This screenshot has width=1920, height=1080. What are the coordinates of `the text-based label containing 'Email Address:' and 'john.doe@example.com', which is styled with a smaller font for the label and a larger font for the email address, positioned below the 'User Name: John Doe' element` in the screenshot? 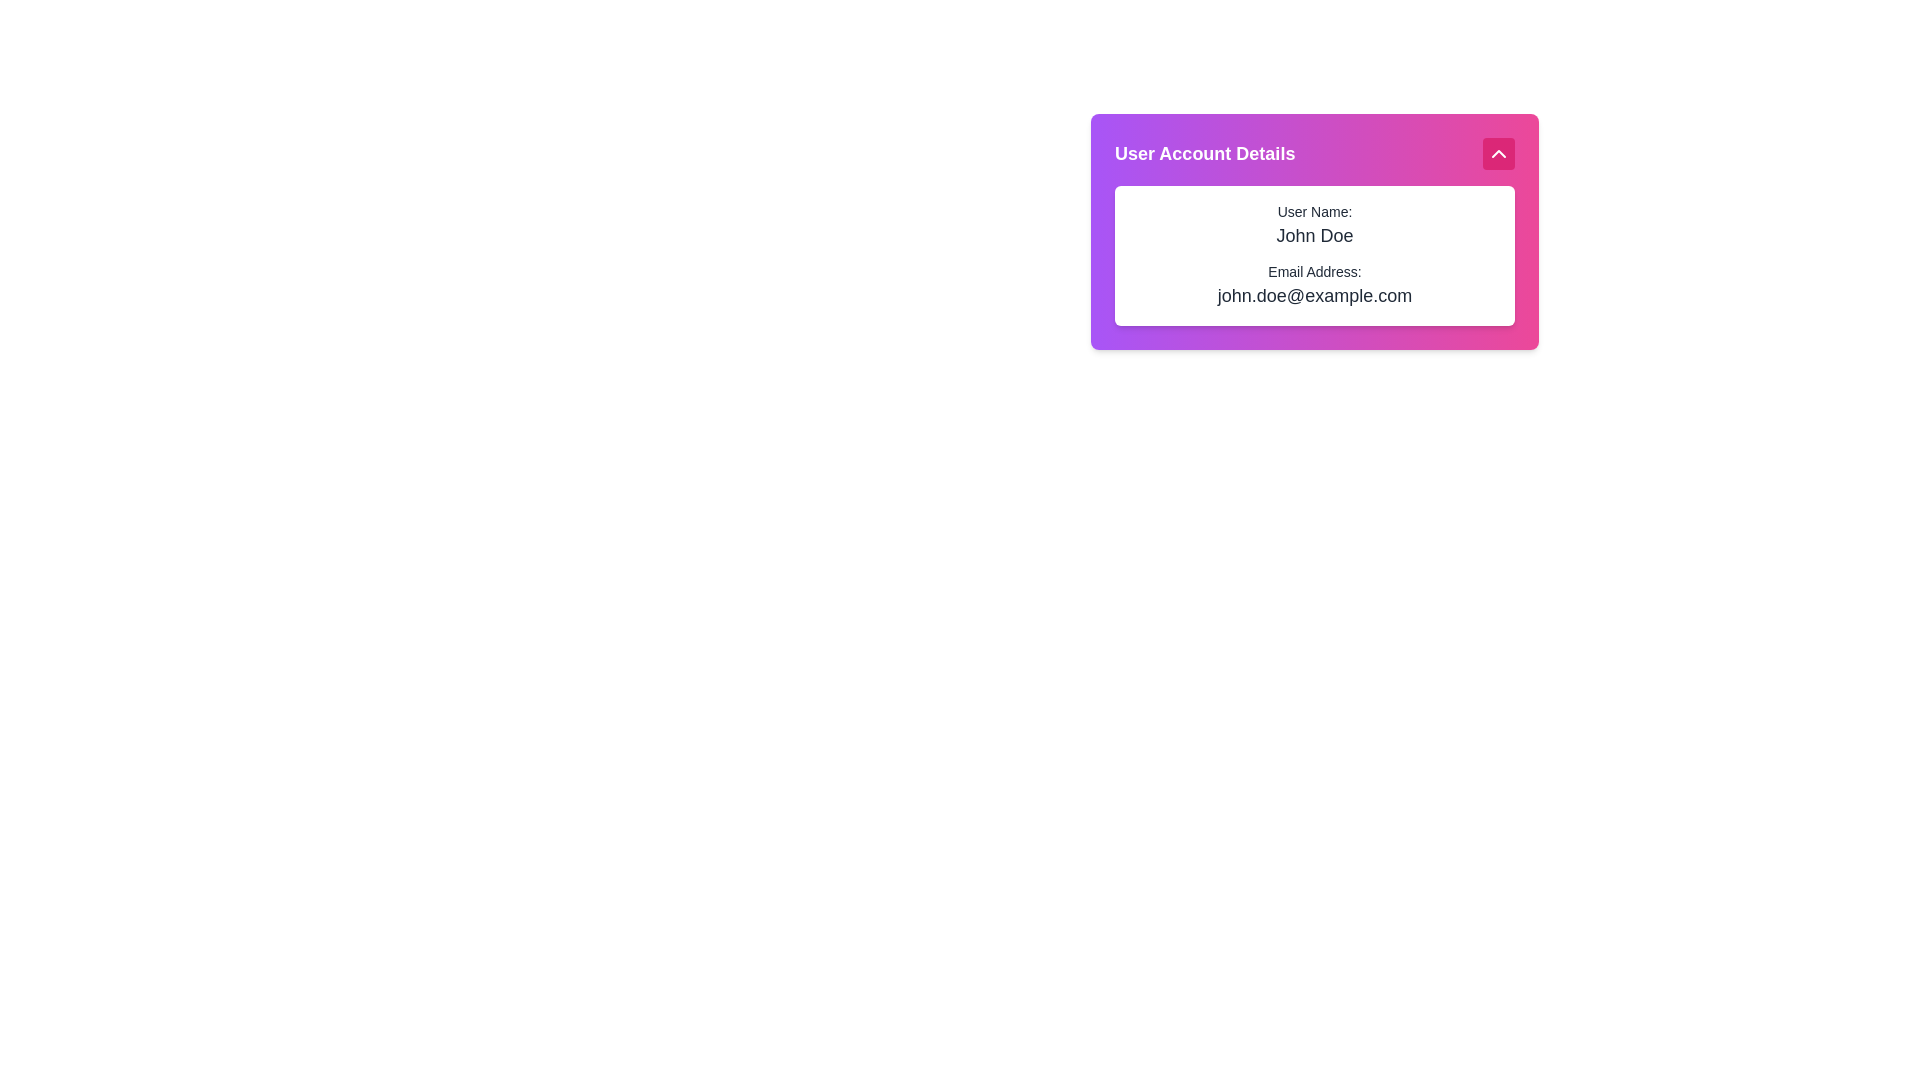 It's located at (1315, 285).